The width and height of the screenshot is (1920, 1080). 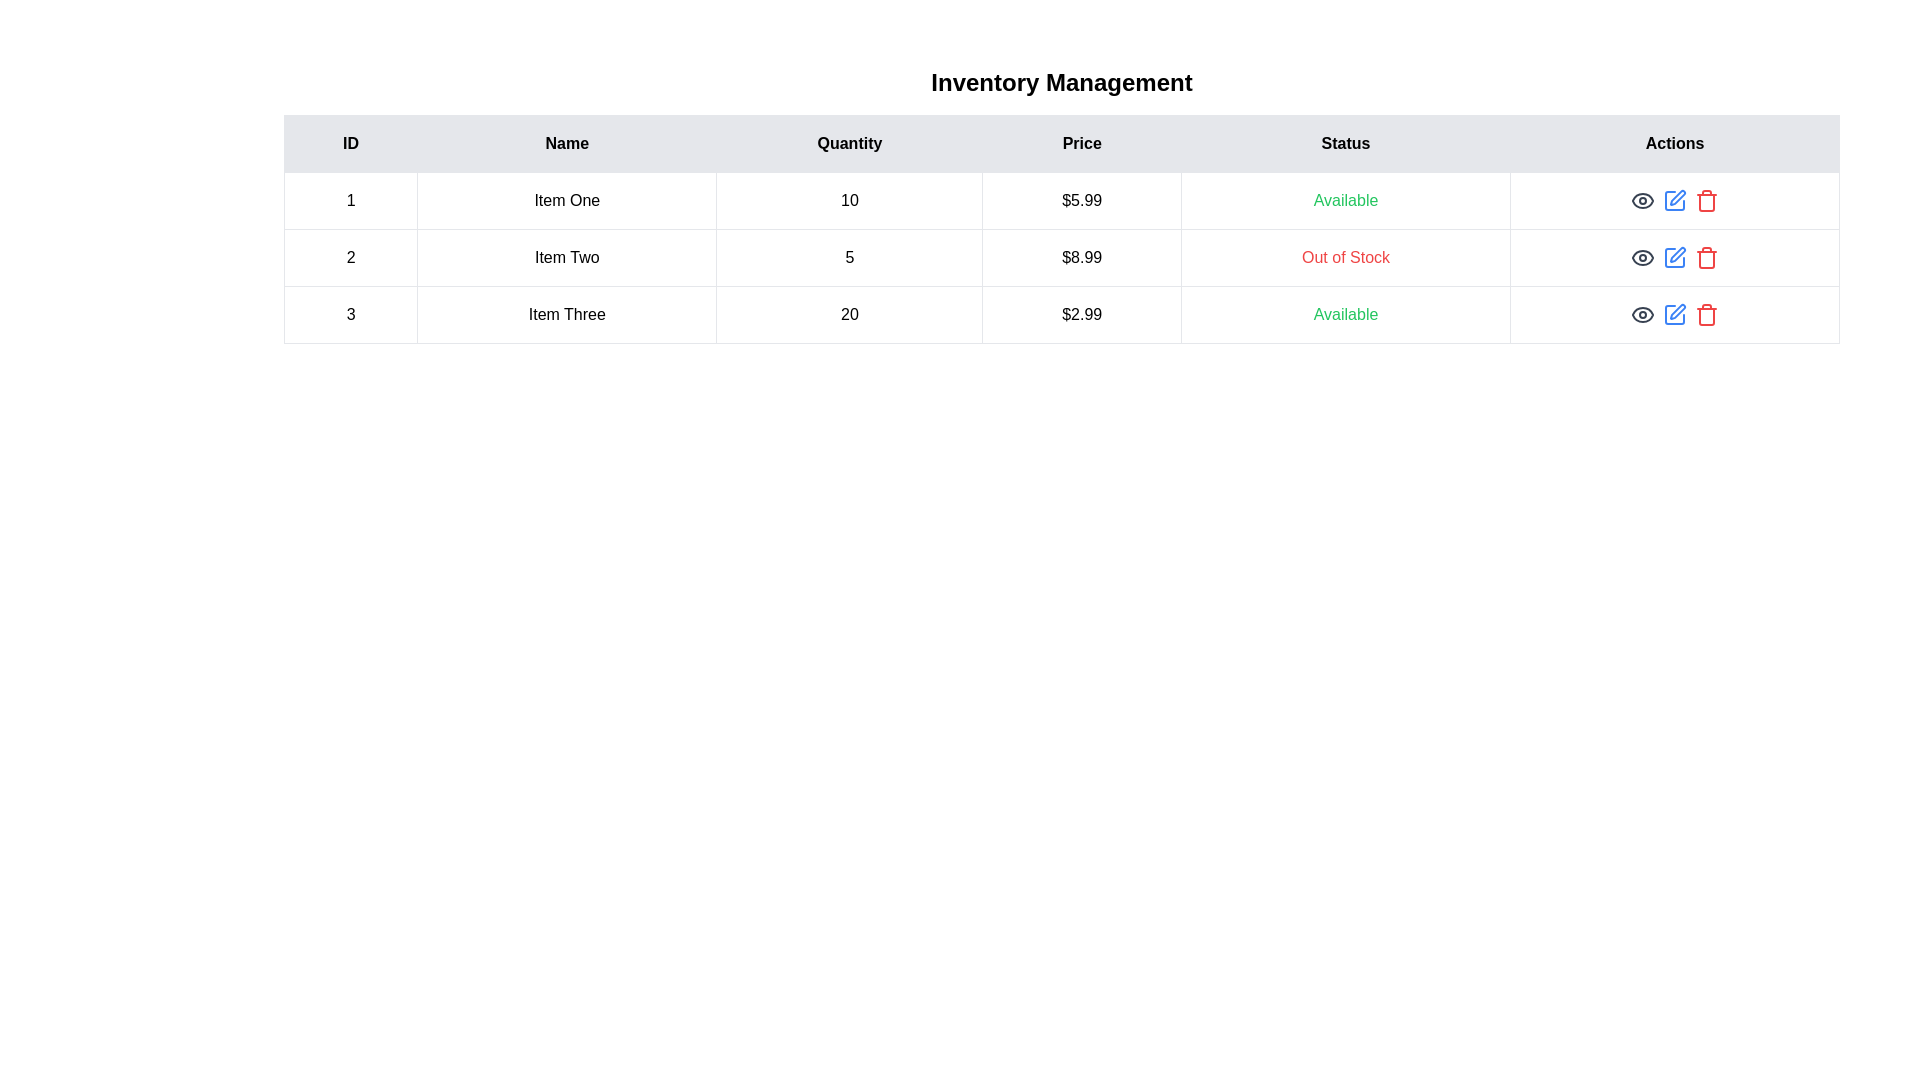 I want to click on the column header labeled ID to sort the table by that column, so click(x=350, y=142).